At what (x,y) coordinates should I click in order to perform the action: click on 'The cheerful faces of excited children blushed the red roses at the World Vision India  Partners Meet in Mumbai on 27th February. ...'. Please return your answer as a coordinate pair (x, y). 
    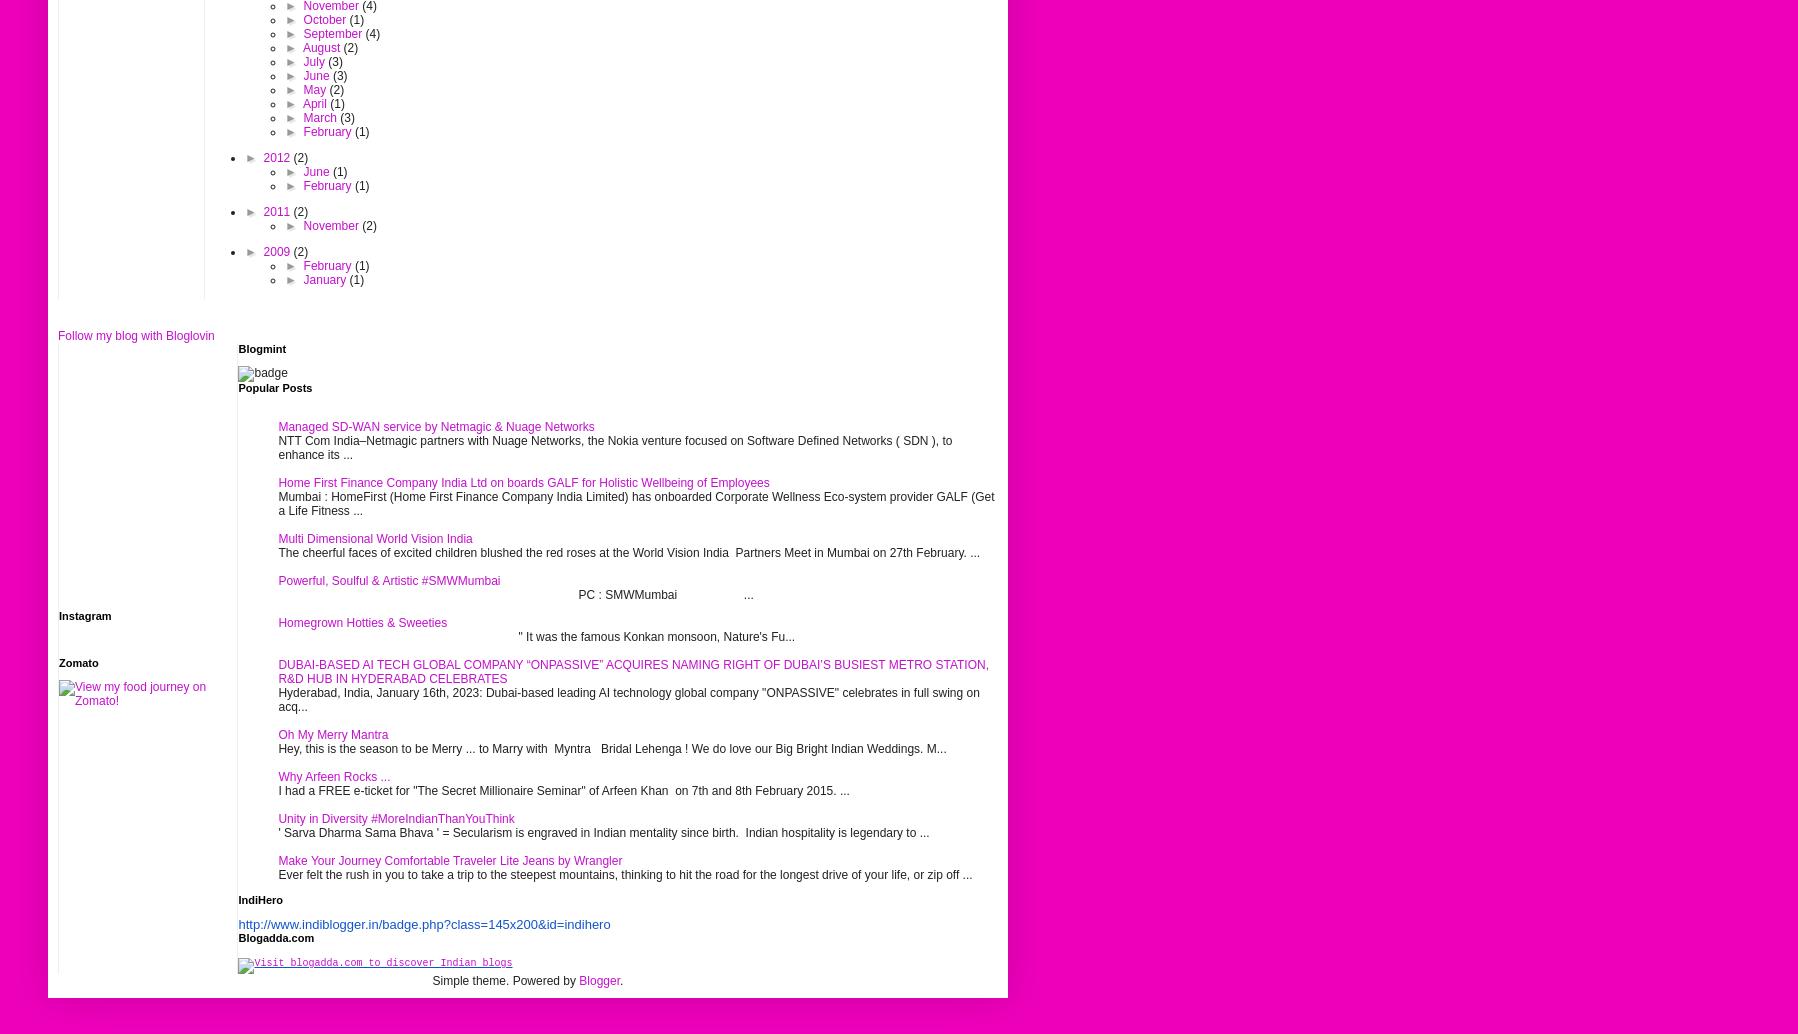
    Looking at the image, I should click on (627, 552).